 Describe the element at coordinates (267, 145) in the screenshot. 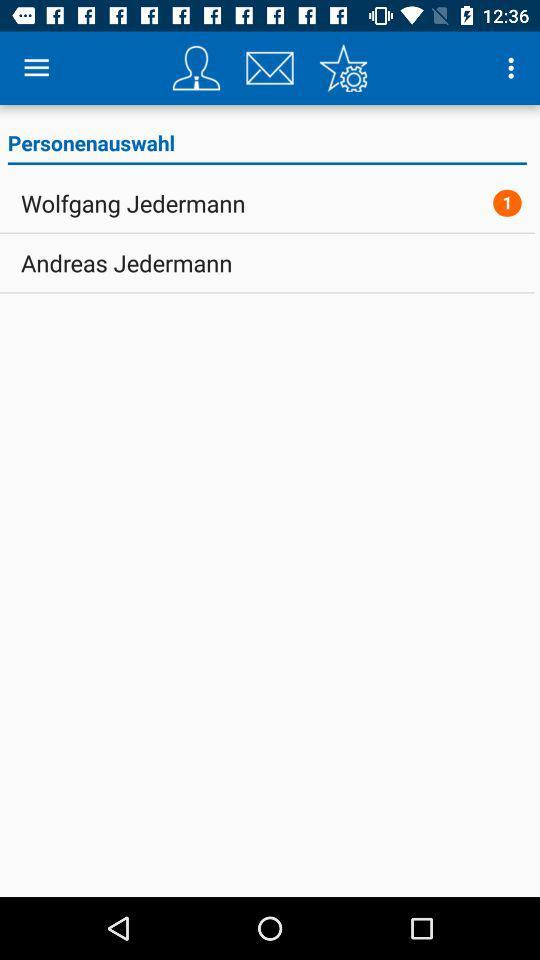

I see `the personenauswahl` at that location.